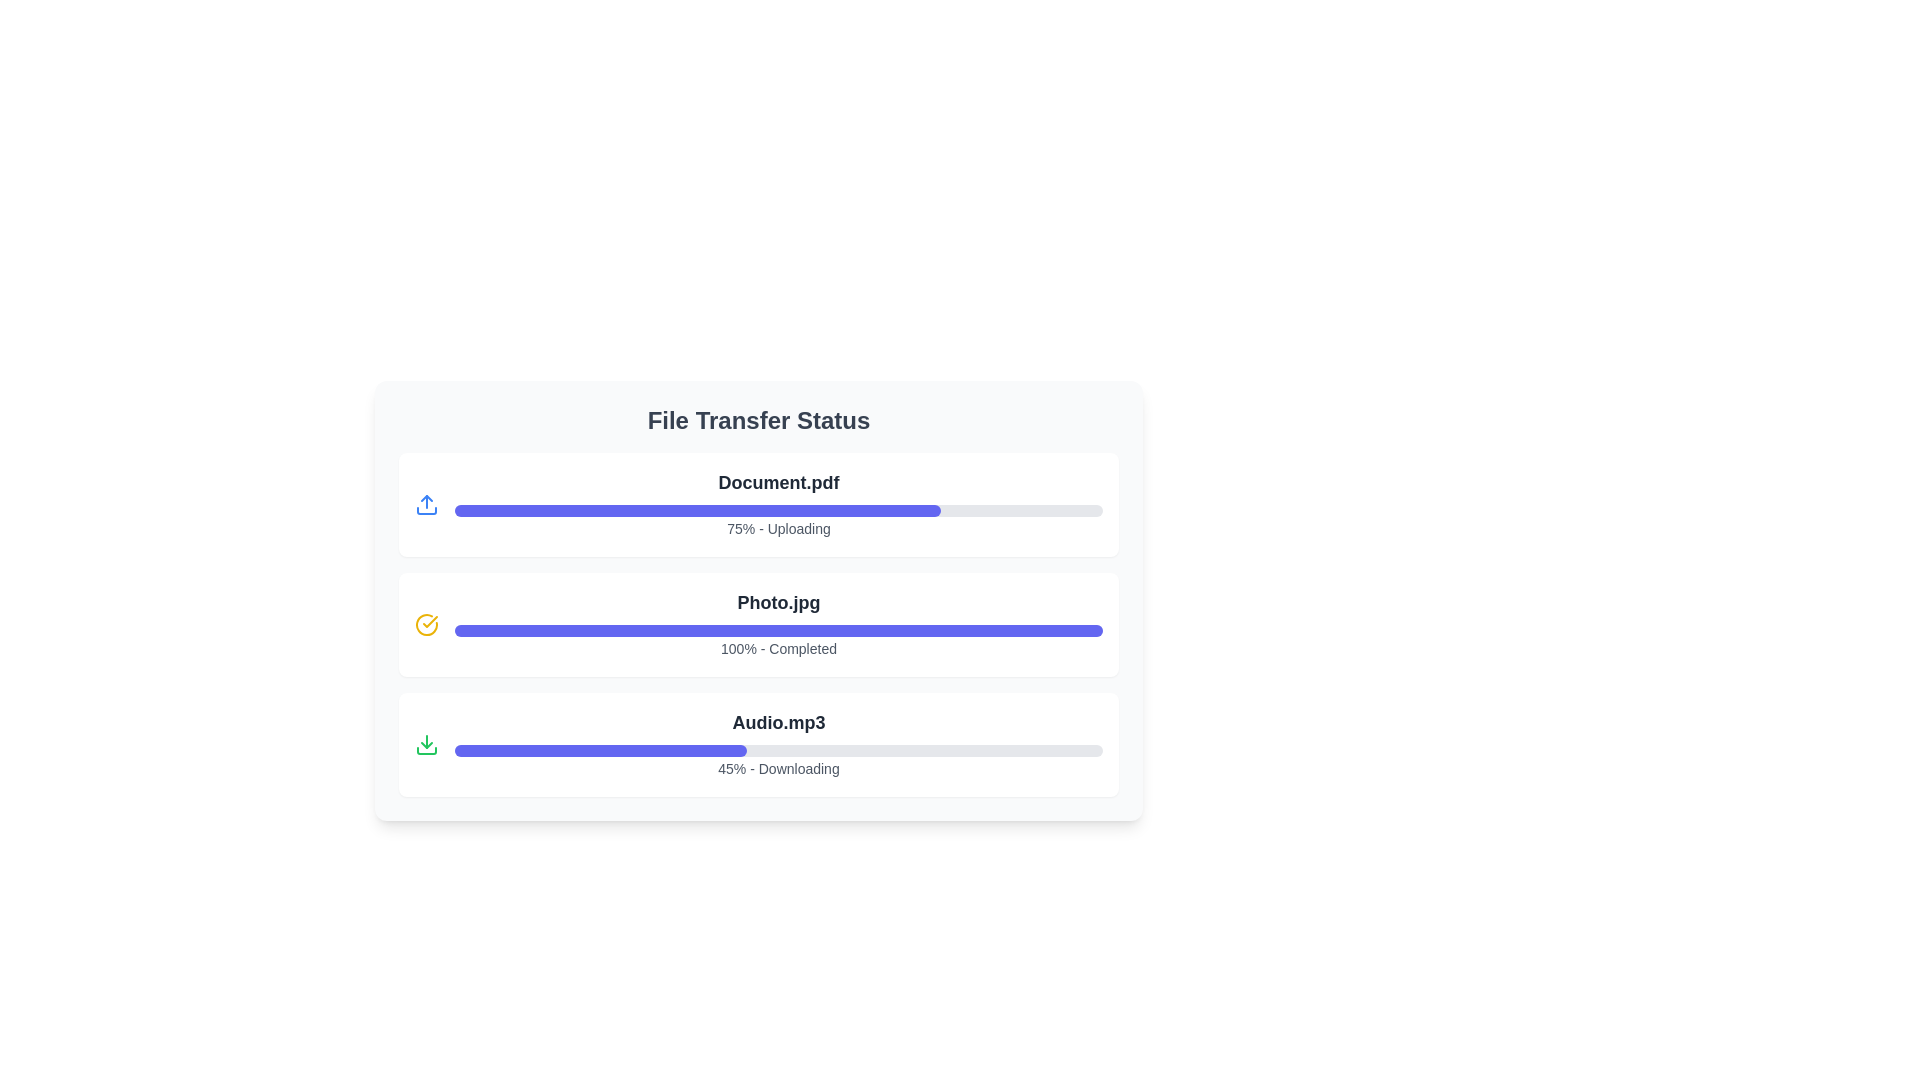 Image resolution: width=1920 pixels, height=1080 pixels. Describe the element at coordinates (777, 504) in the screenshot. I see `the File transfer progress card, which displays the current status of a file upload and is the first card in a vertically stacked list of file transfer cards` at that location.